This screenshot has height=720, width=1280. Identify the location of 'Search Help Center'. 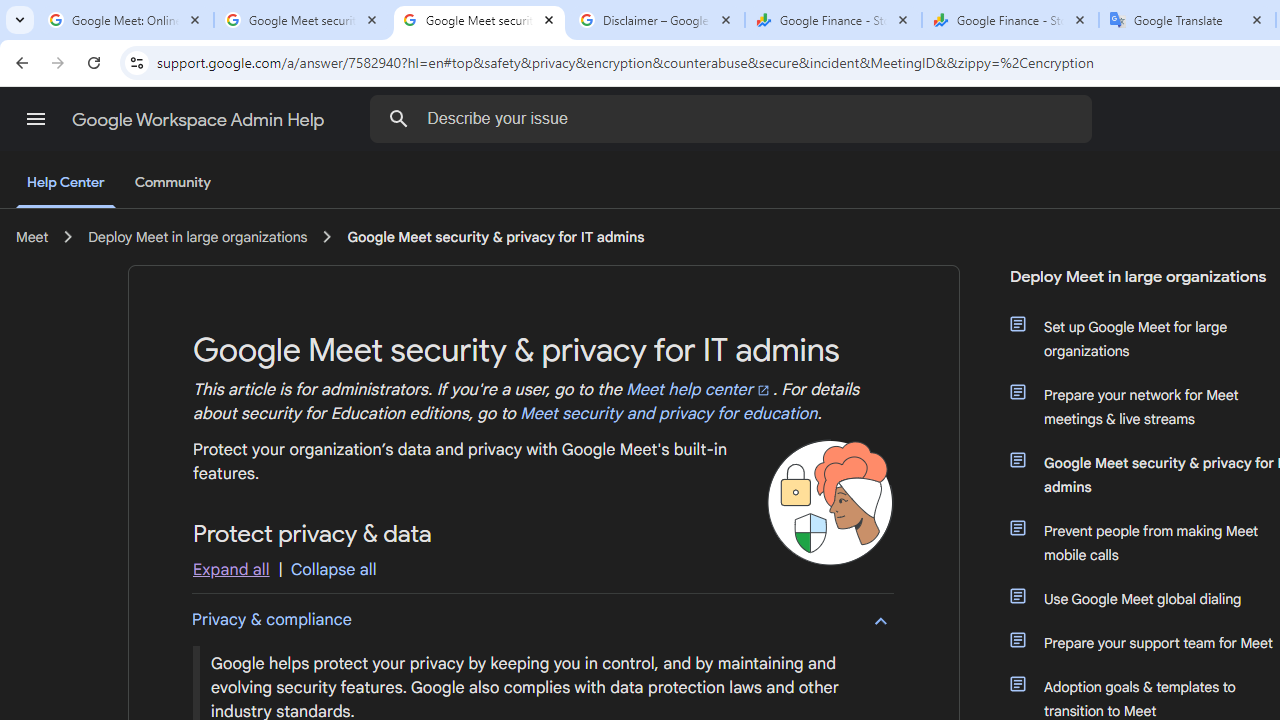
(399, 118).